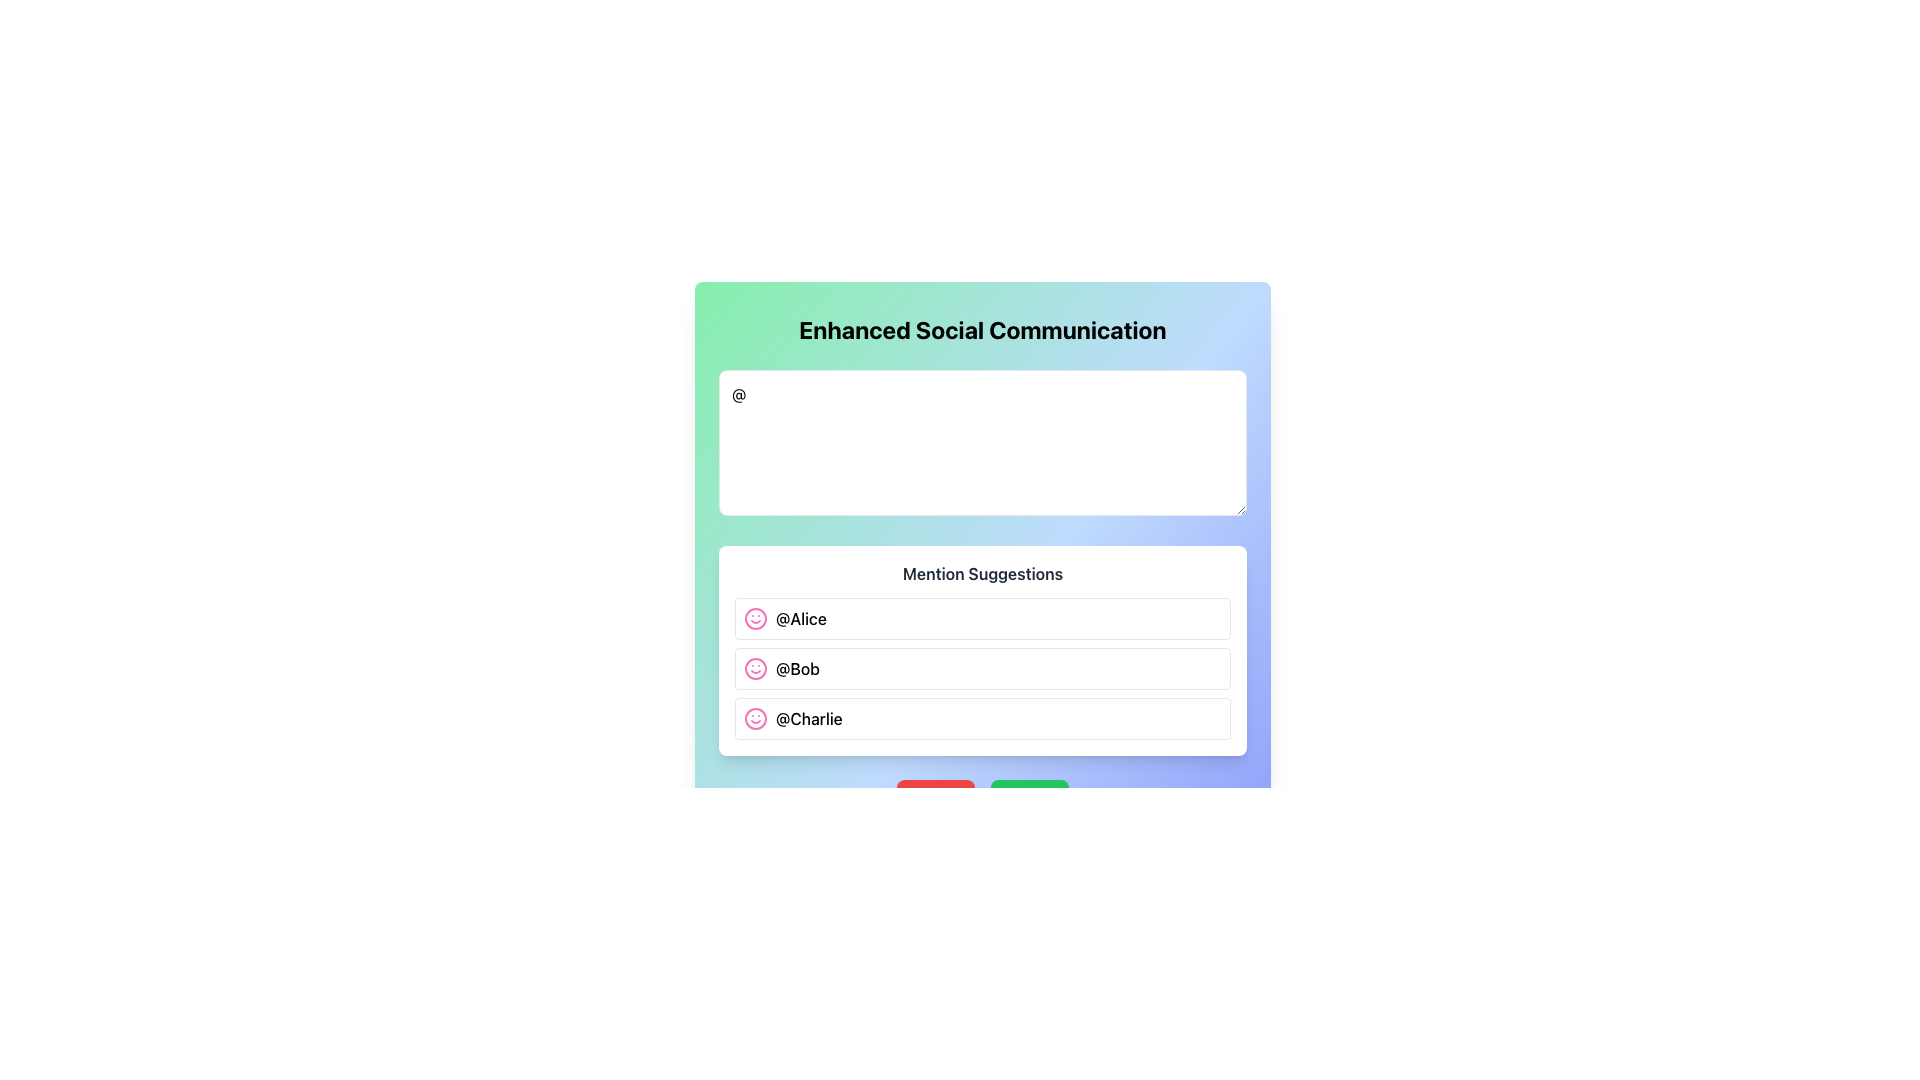 The image size is (1920, 1080). What do you see at coordinates (983, 717) in the screenshot?
I see `to select the '@Charlie' mention from the third item in the vertical list of mention suggestions` at bounding box center [983, 717].